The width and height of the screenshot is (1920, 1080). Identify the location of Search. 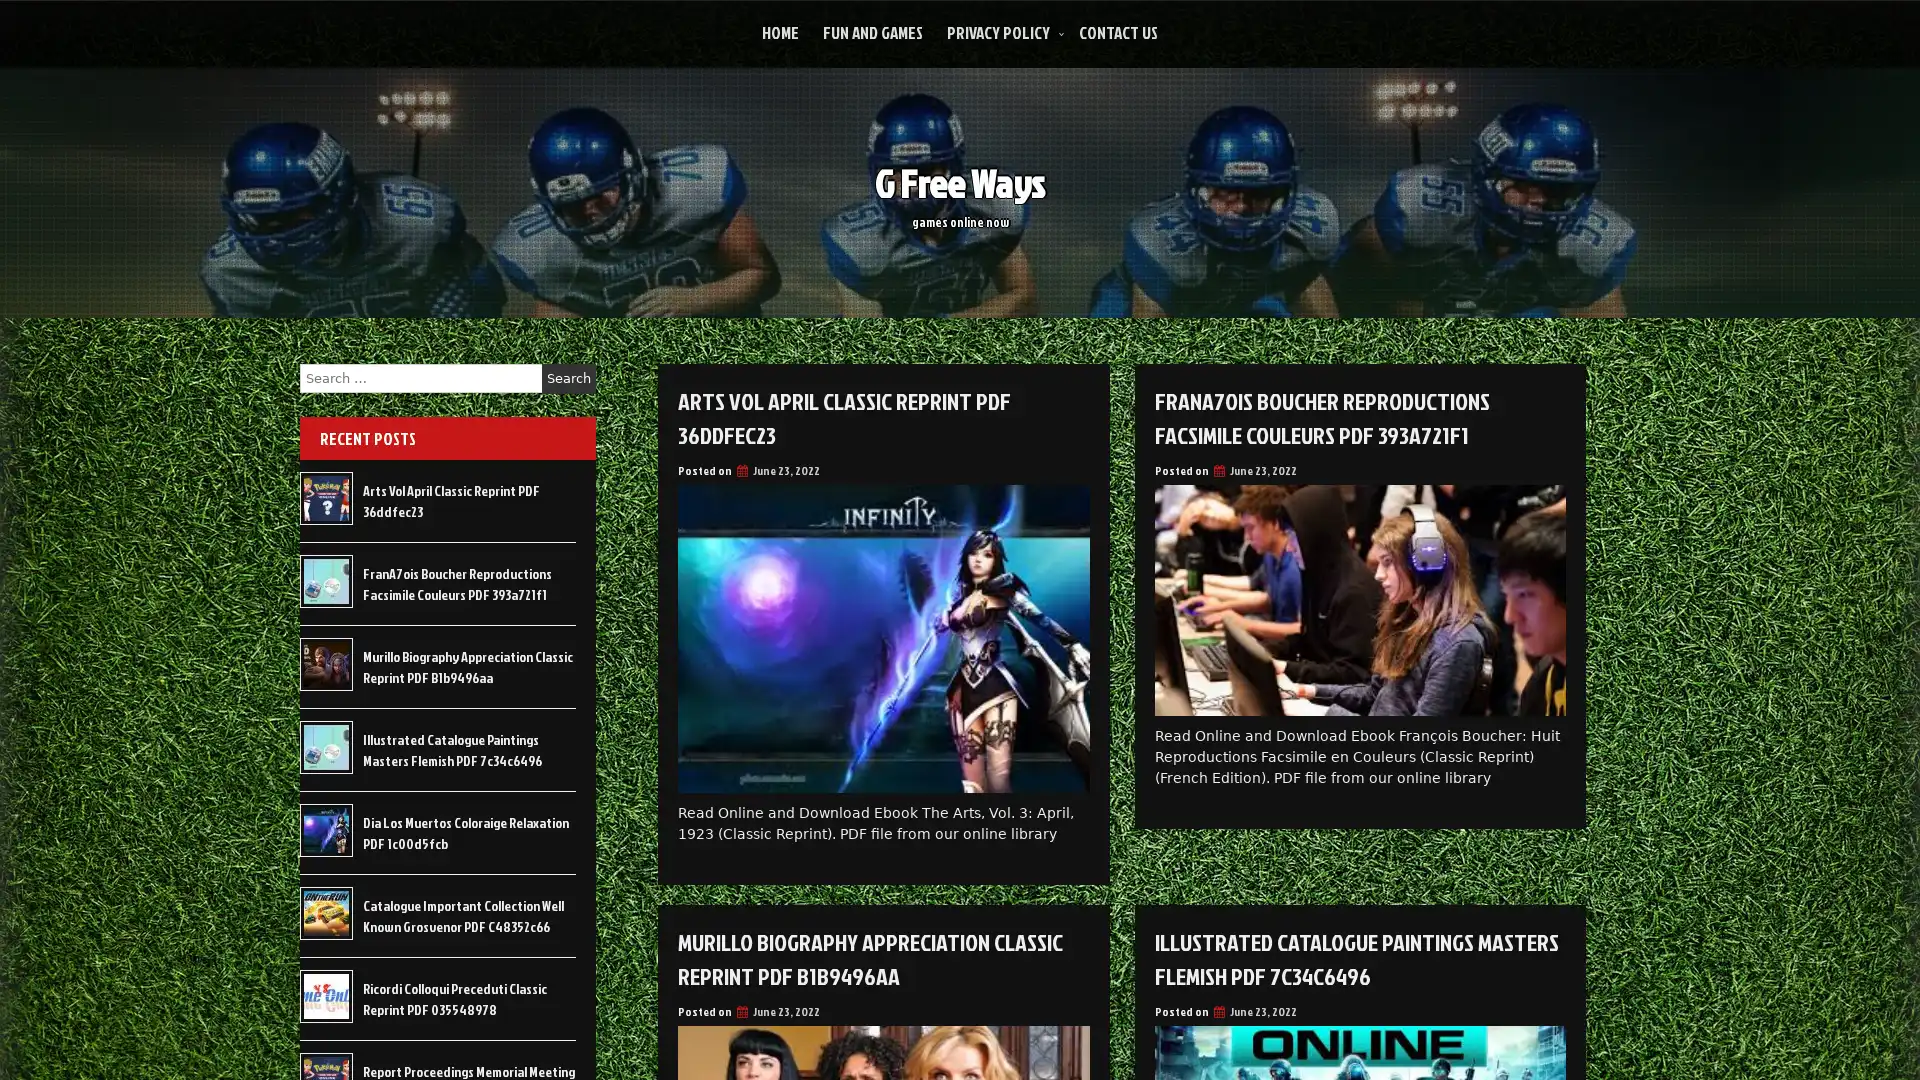
(568, 378).